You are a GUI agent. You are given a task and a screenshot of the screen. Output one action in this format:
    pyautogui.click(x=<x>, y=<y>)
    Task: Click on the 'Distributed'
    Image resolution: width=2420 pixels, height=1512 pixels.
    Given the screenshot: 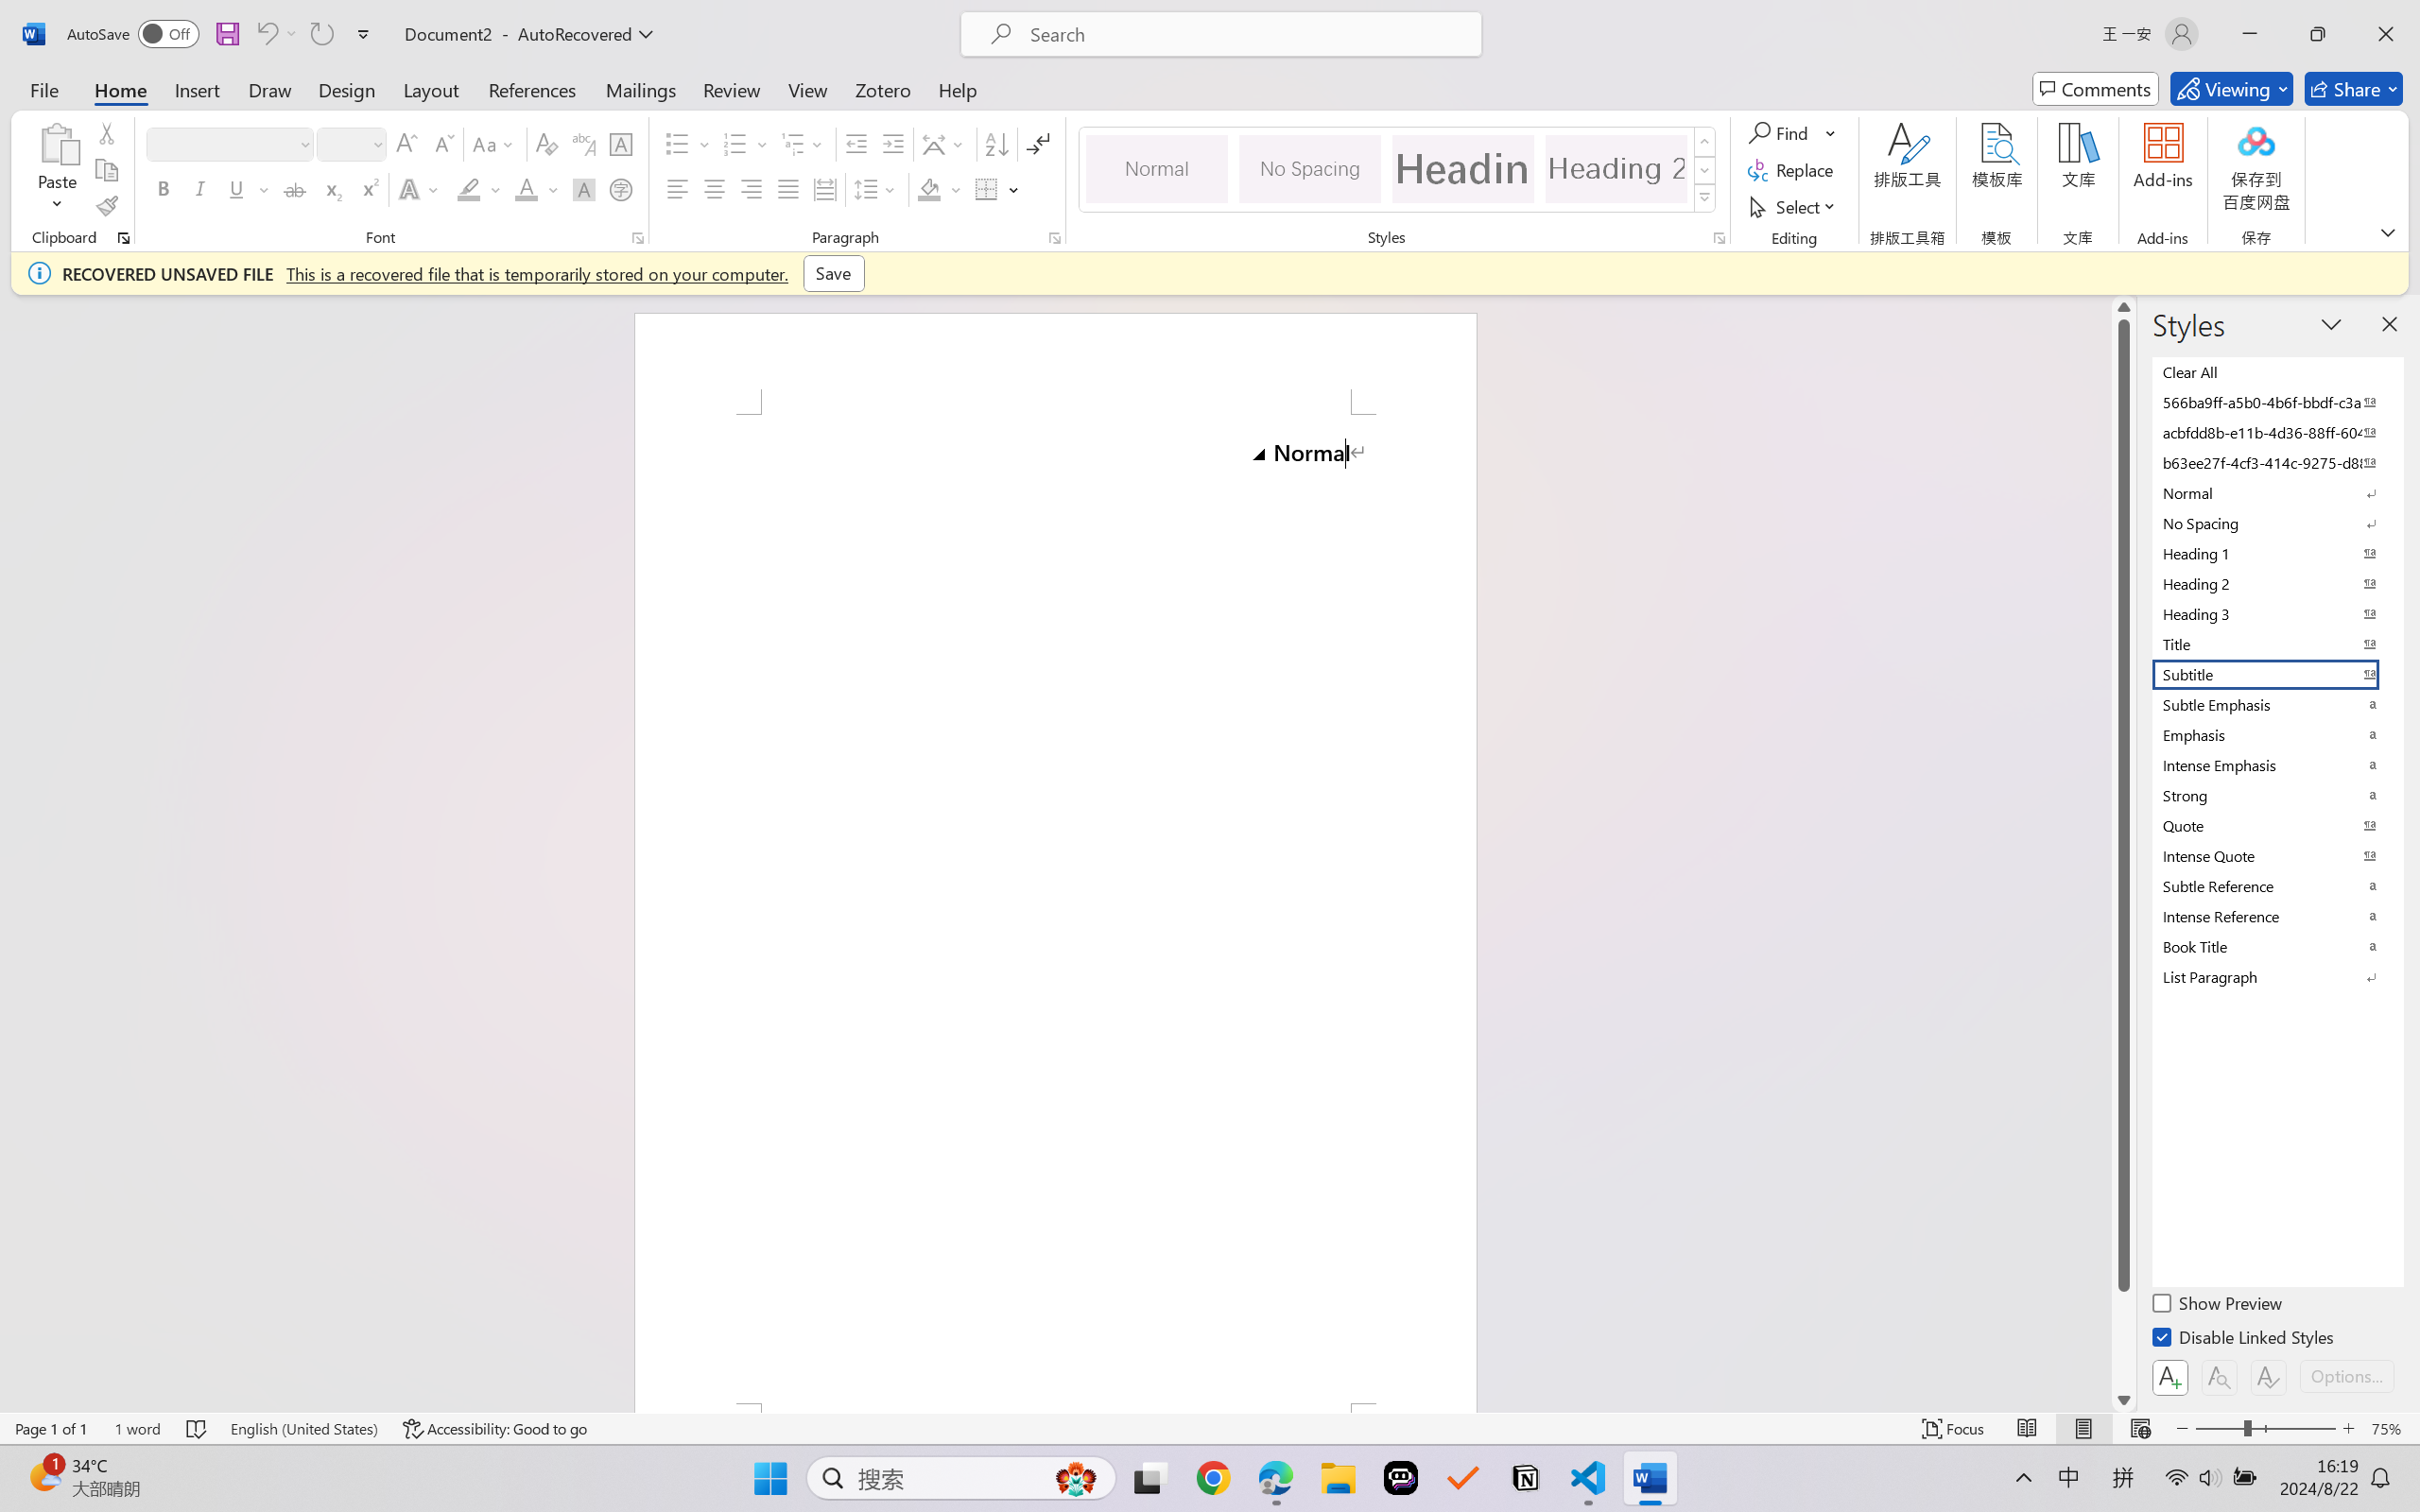 What is the action you would take?
    pyautogui.click(x=823, y=188)
    